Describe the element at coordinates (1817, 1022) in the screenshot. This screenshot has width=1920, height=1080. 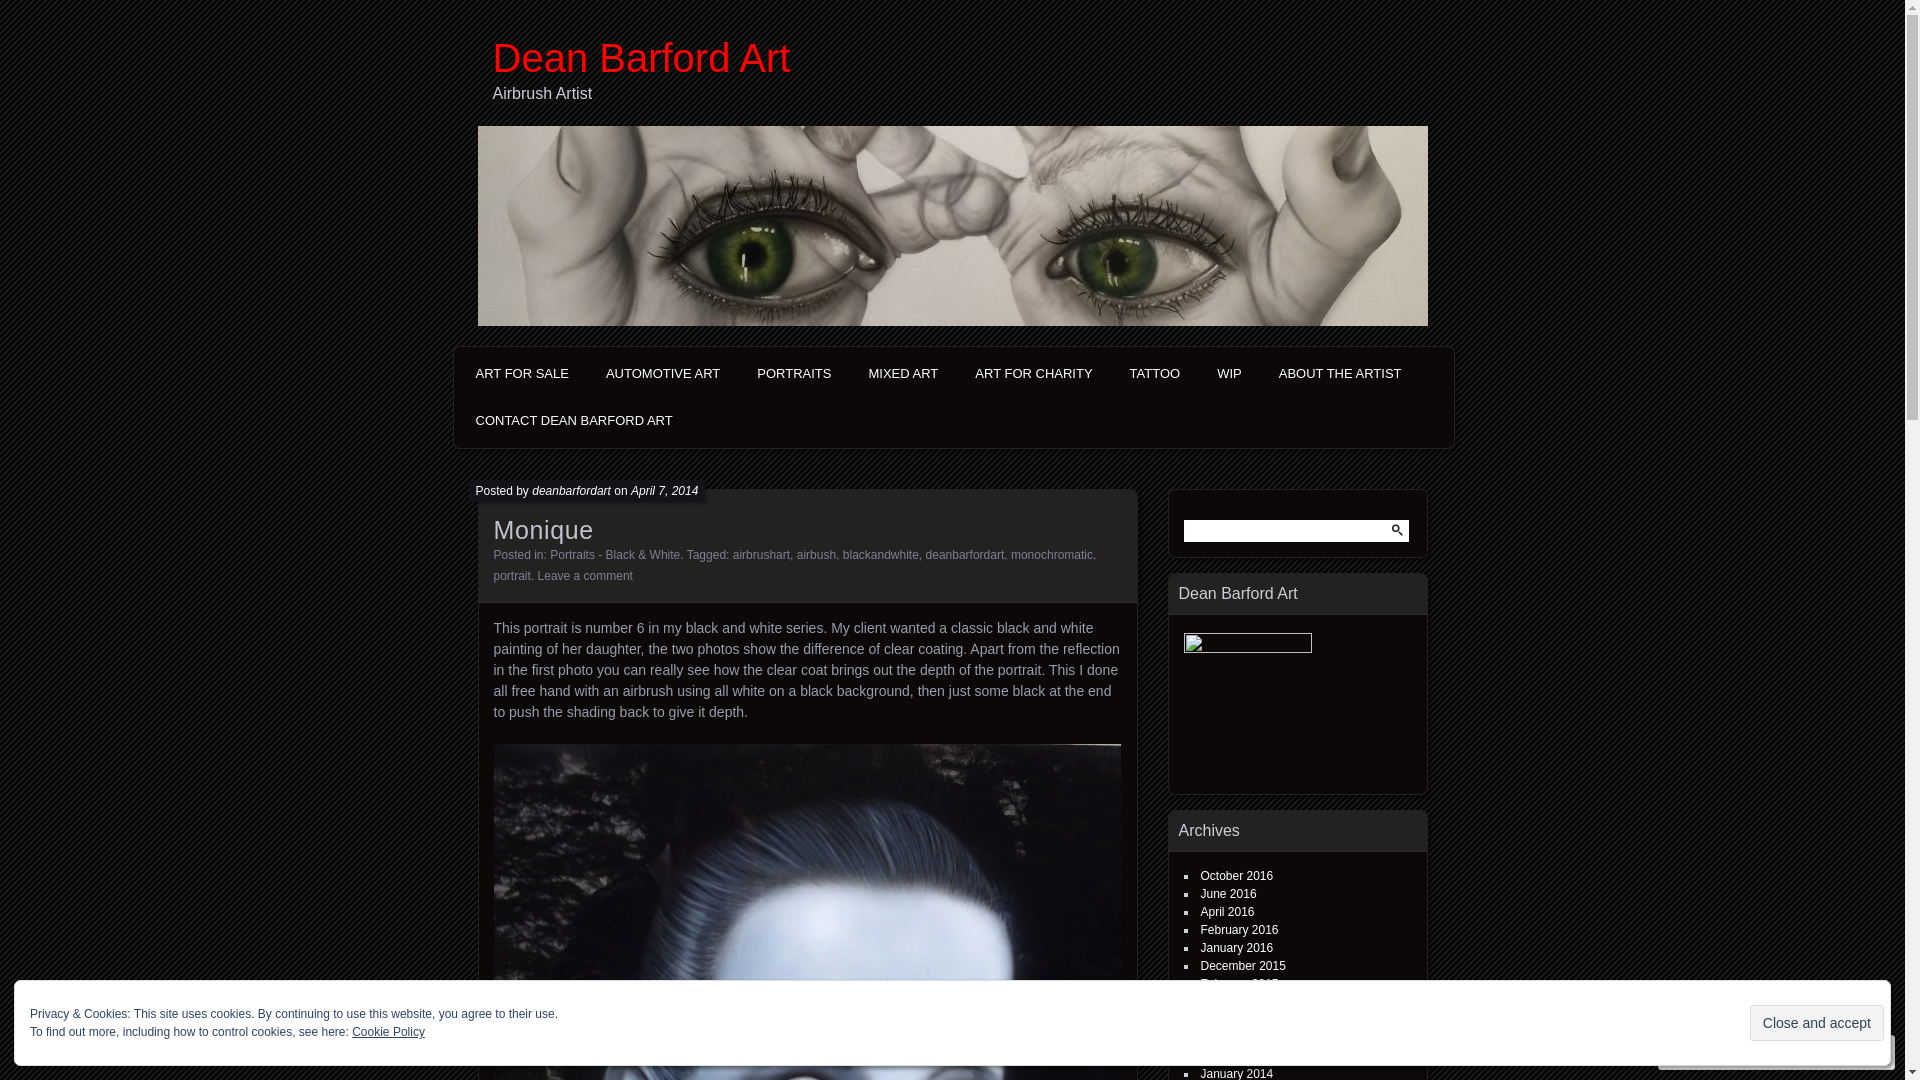
I see `'Close and accept'` at that location.